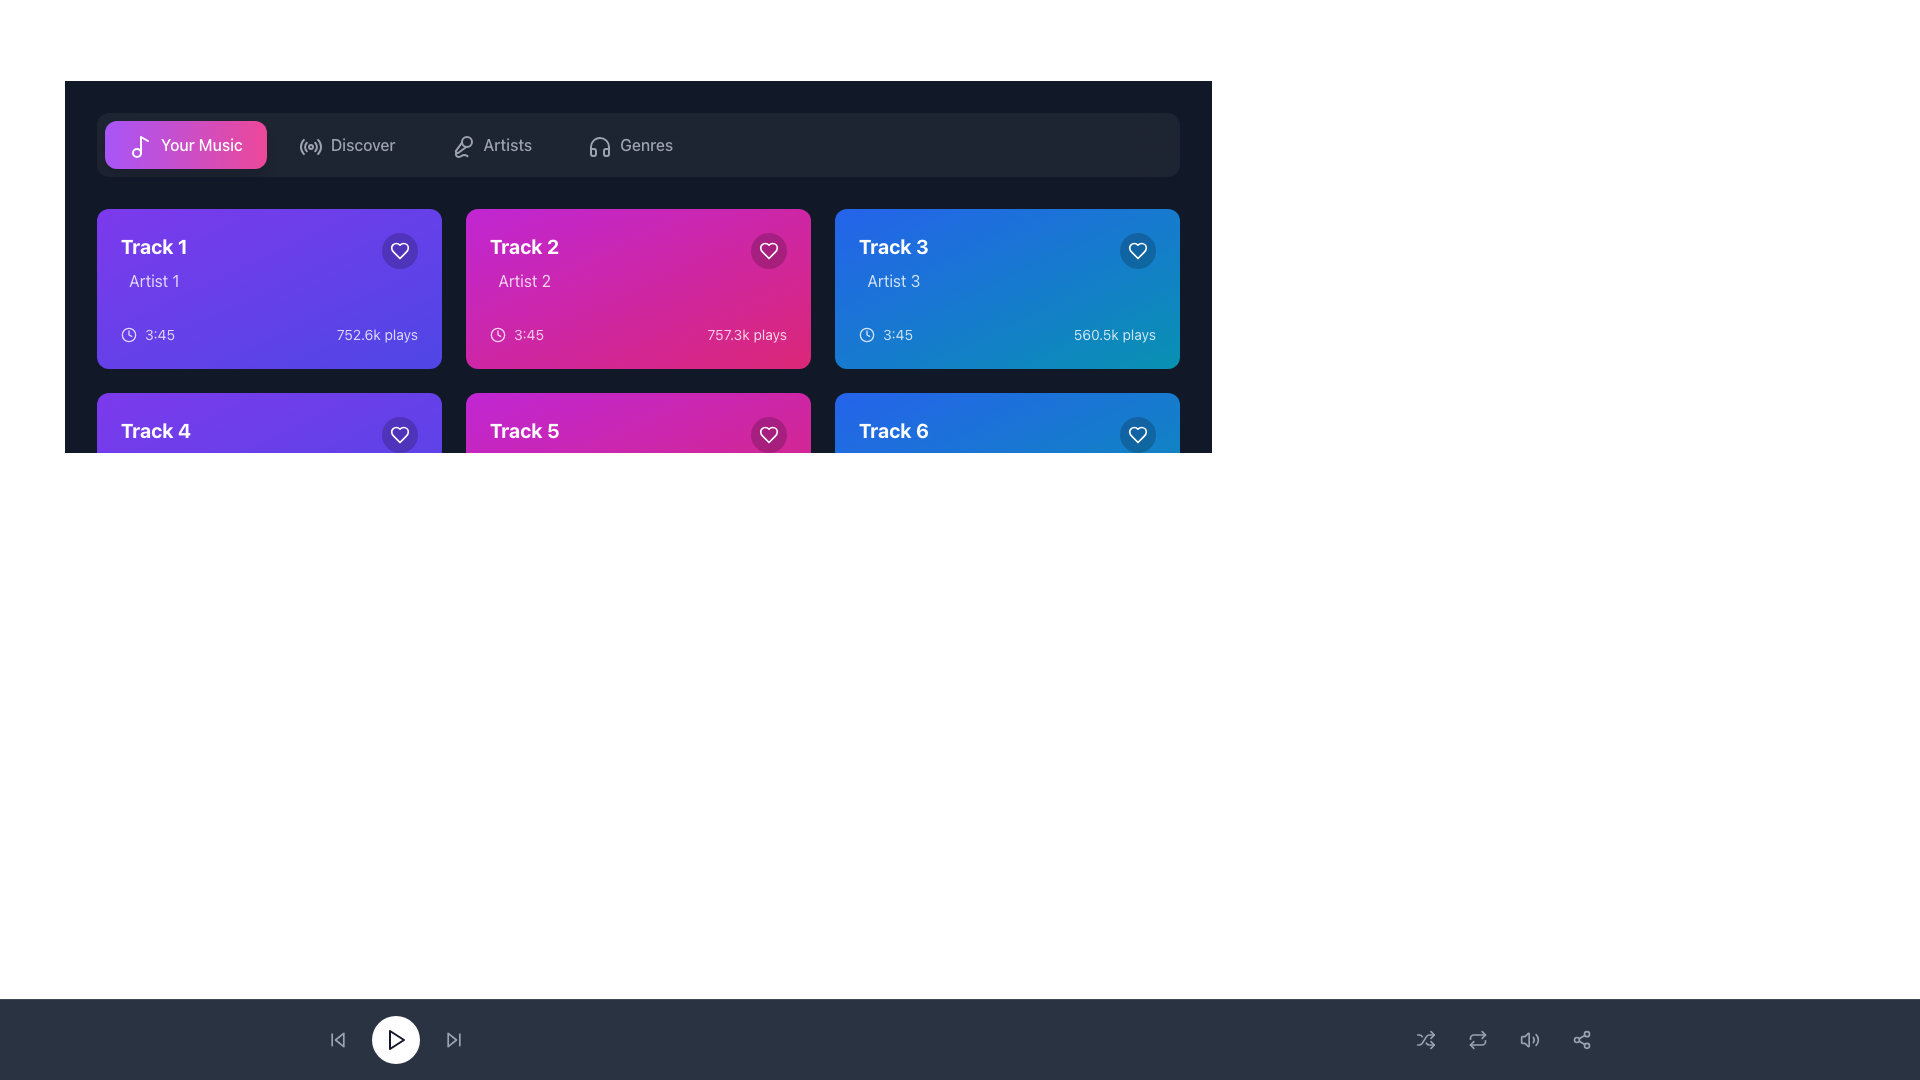 This screenshot has width=1920, height=1080. I want to click on the text label displaying 'Track 6' by 'Artist 6', located in the bottom row of a grid layout inside the rightmost card, so click(892, 446).